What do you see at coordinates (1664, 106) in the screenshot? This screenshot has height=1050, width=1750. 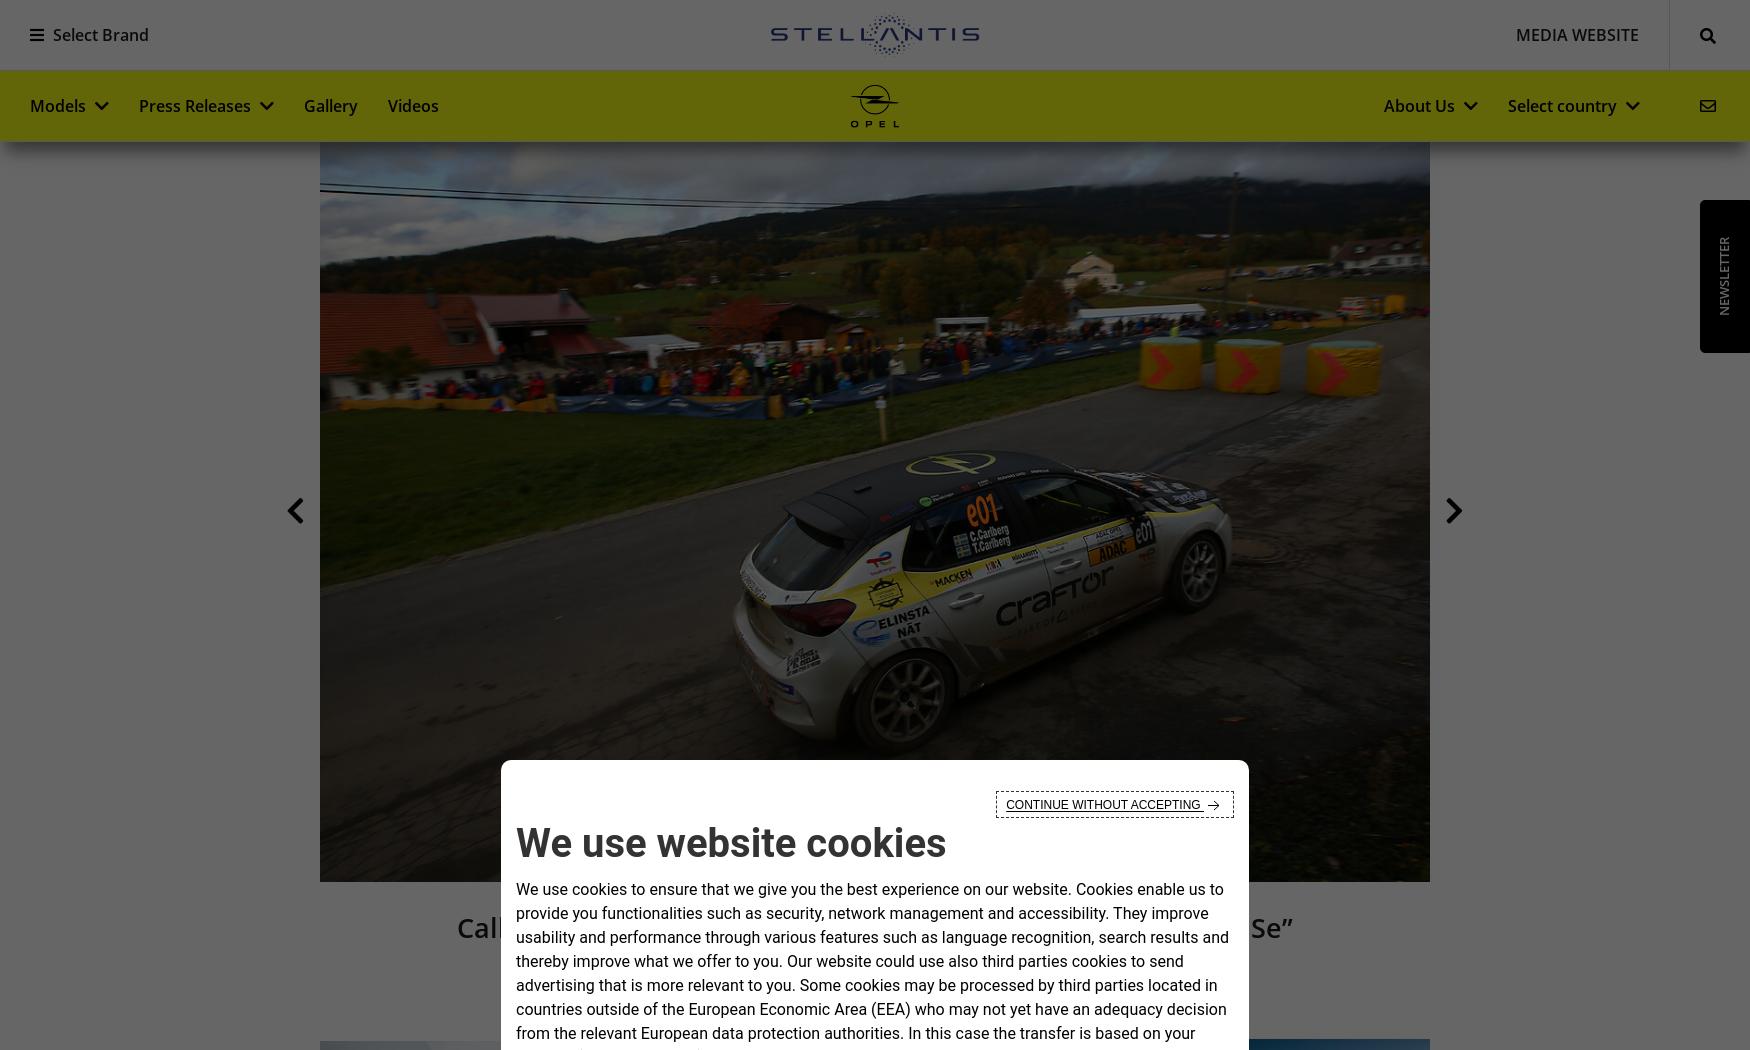 I see `'0'` at bounding box center [1664, 106].